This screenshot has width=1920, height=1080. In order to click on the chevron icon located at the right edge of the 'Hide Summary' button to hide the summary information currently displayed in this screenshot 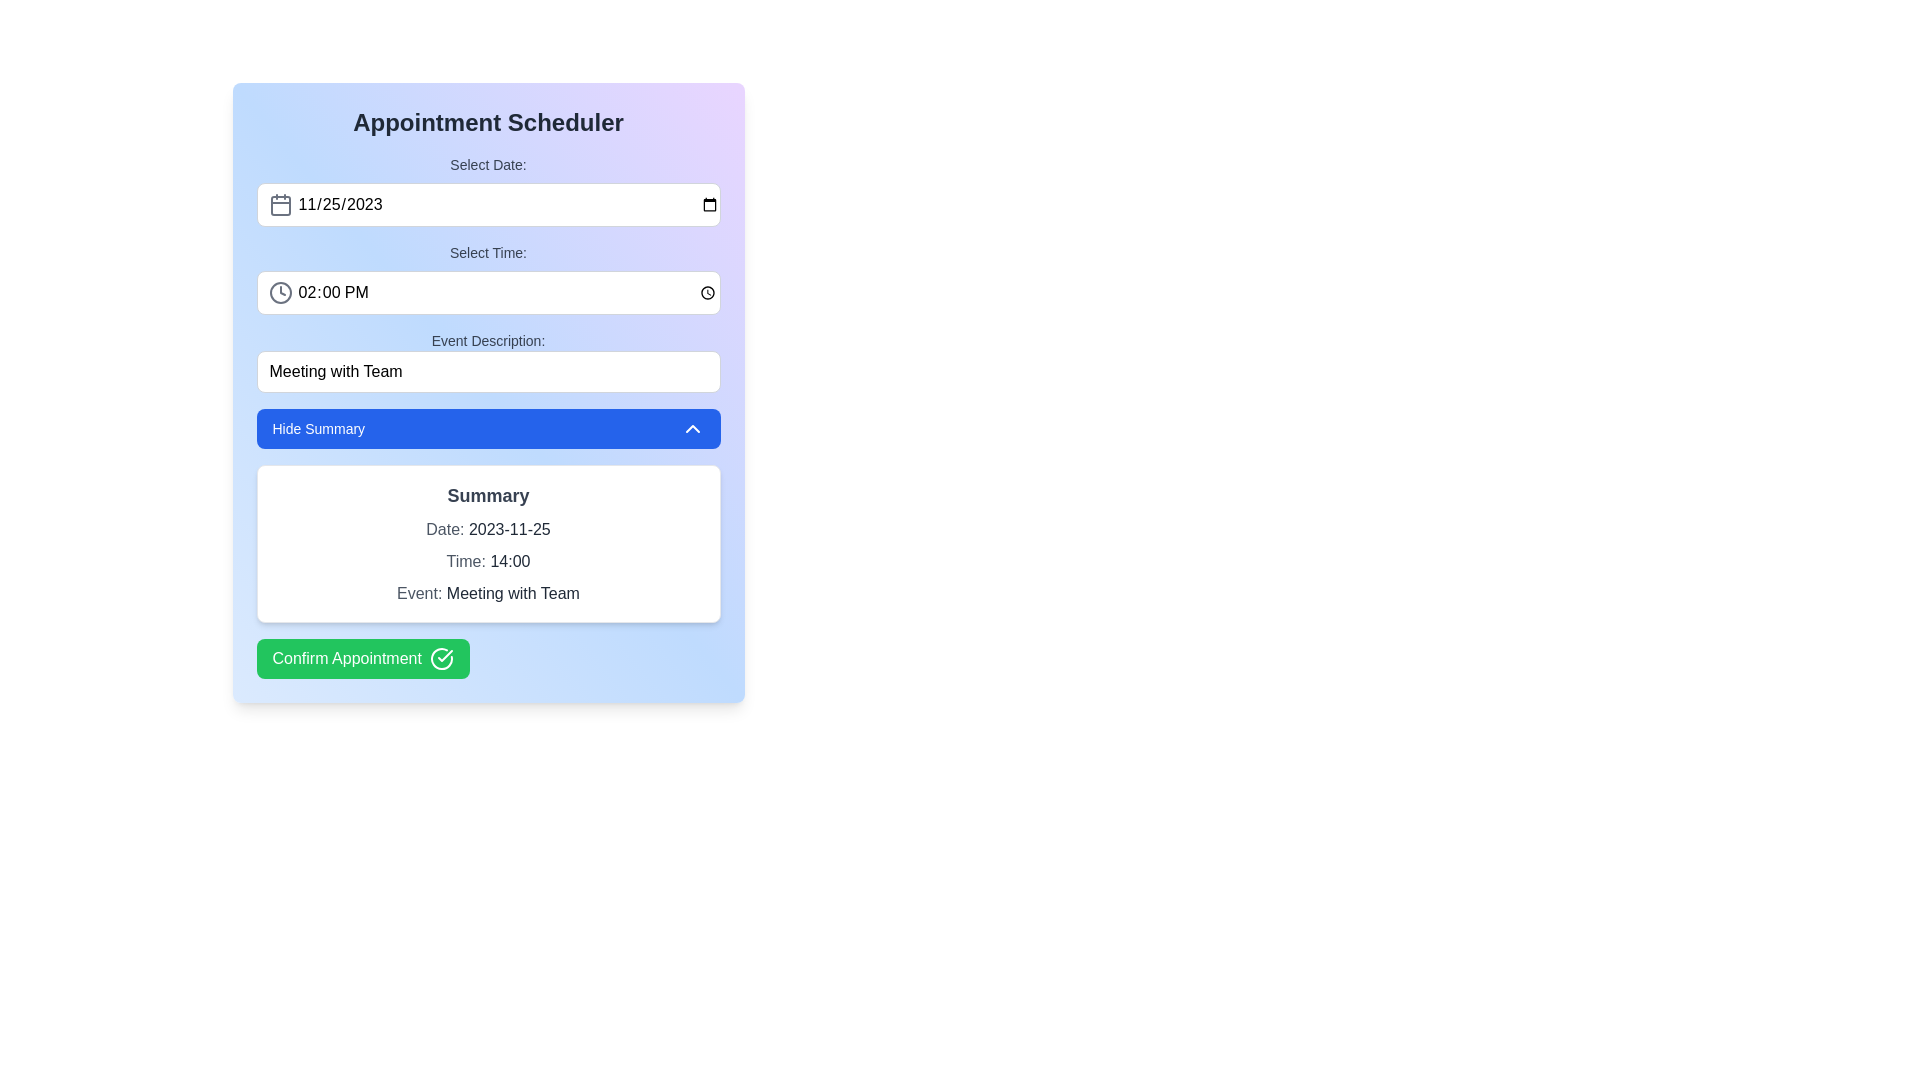, I will do `click(692, 427)`.